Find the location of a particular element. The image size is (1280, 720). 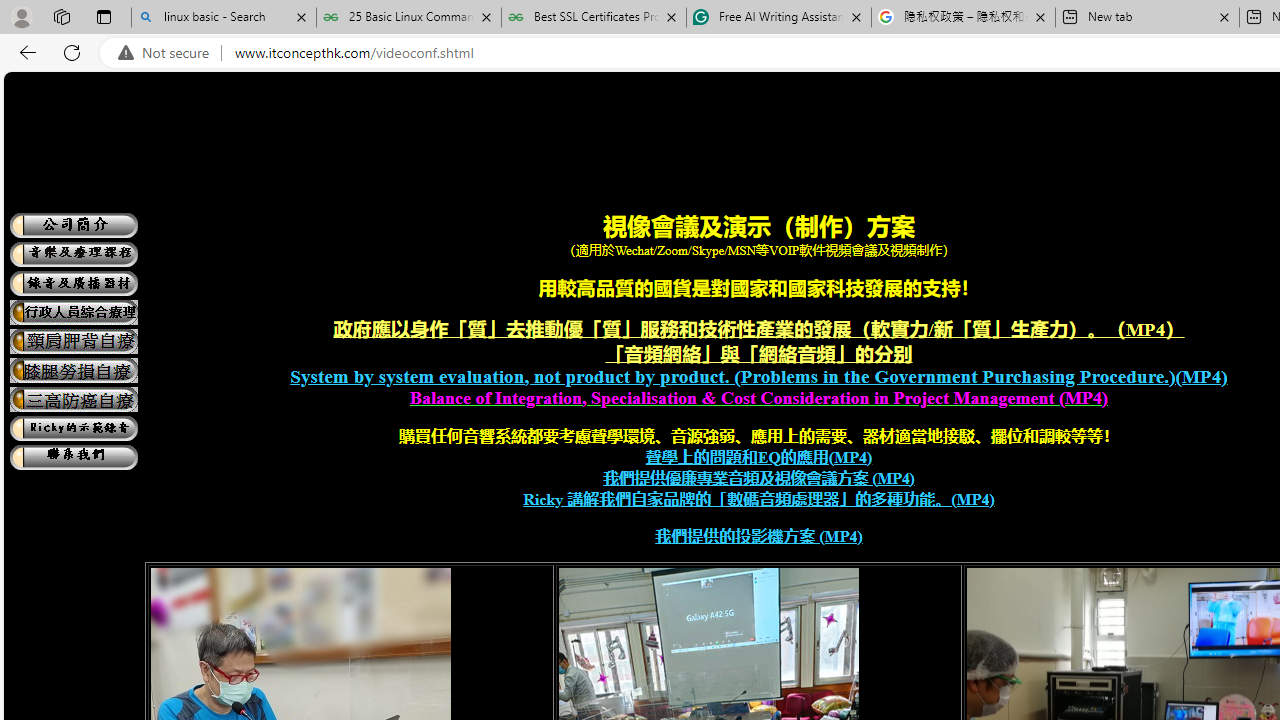

'25 Basic Linux Commands For Beginners - GeeksforGeeks' is located at coordinates (407, 17).